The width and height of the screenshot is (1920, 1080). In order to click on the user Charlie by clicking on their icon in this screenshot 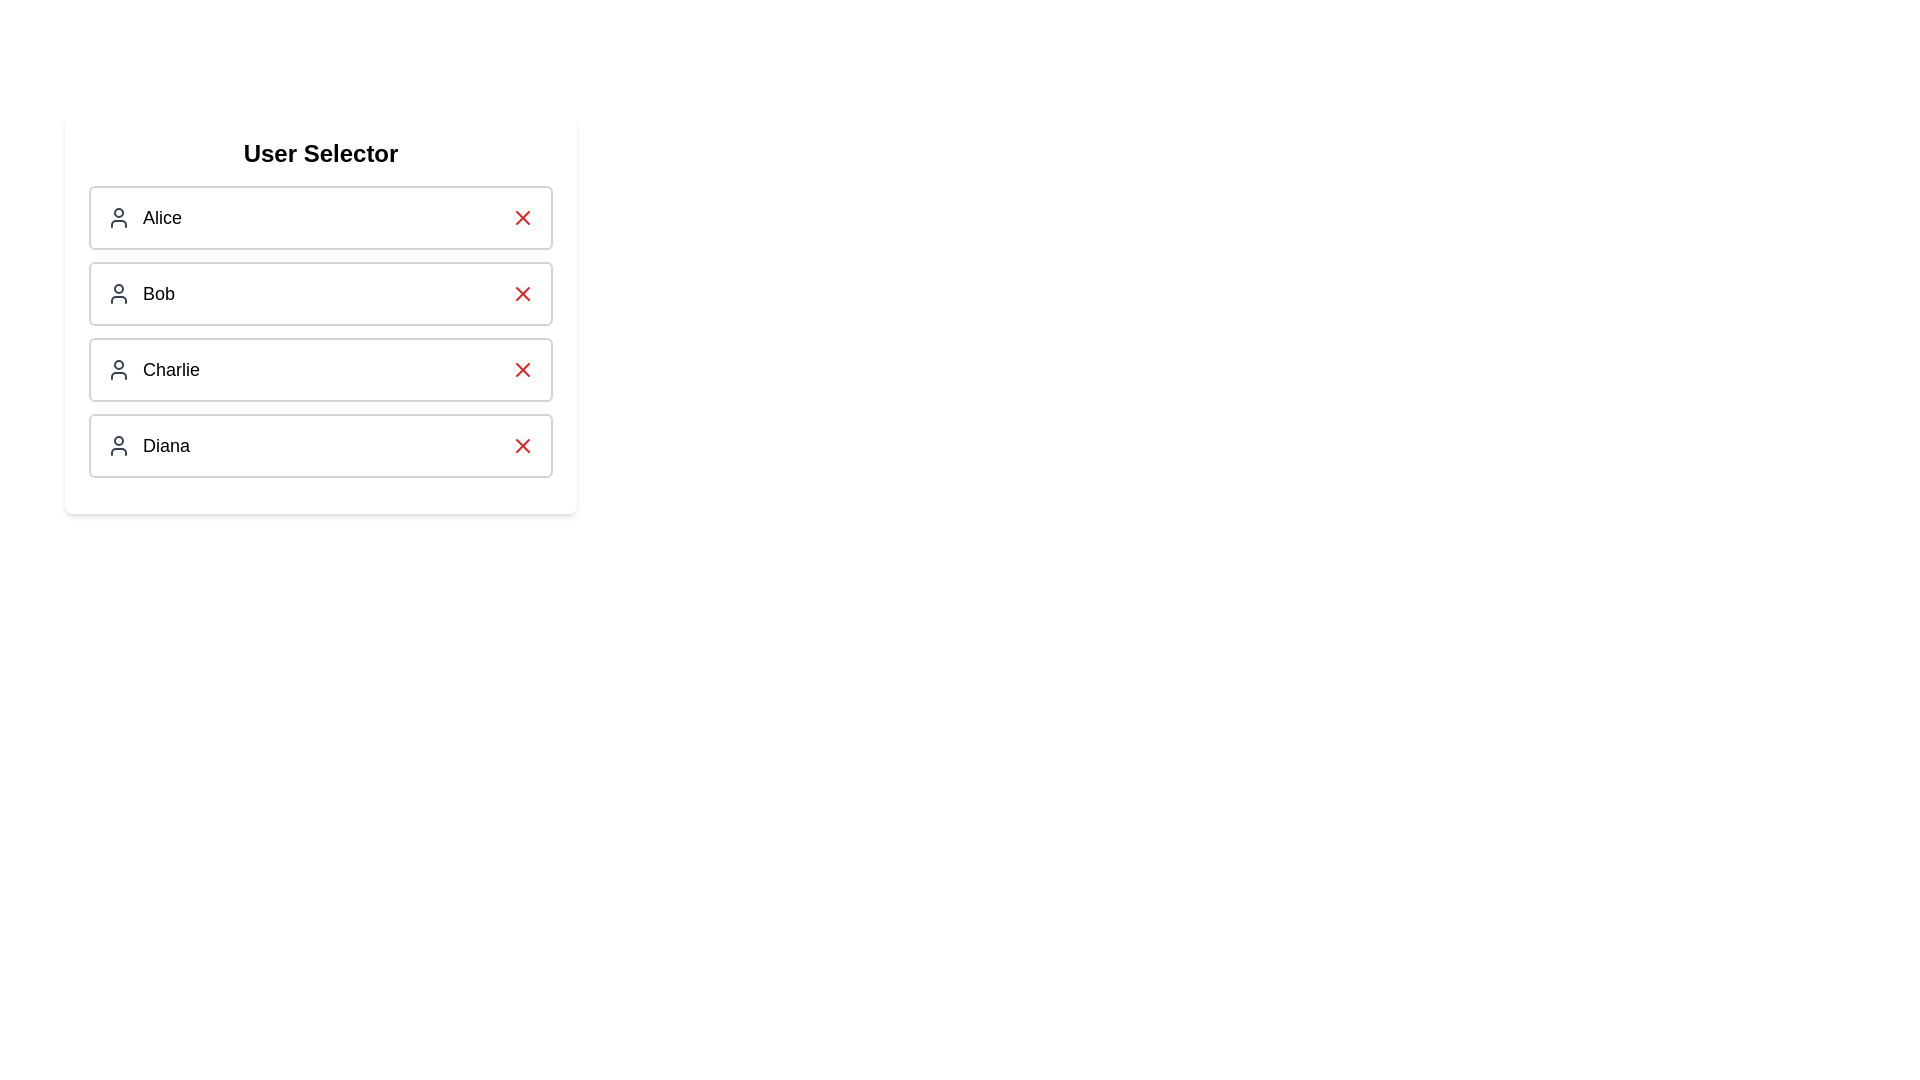, I will do `click(118, 370)`.